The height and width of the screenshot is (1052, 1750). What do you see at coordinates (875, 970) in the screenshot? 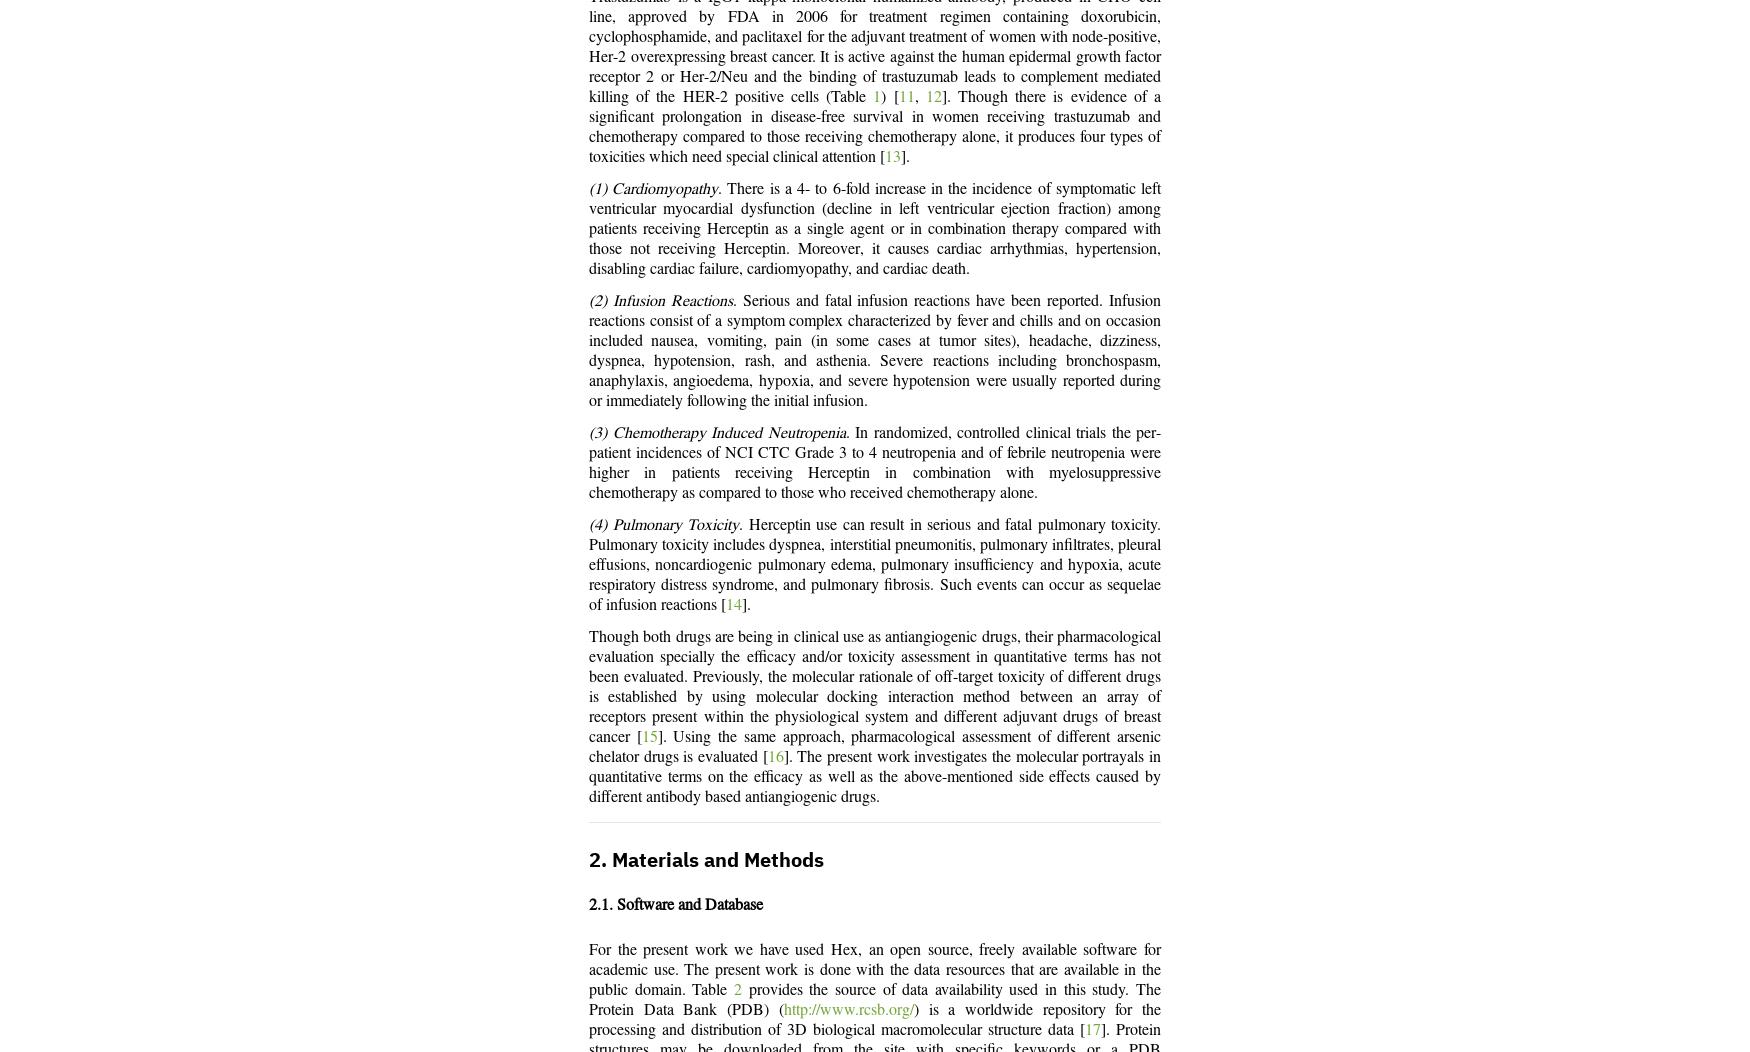
I see `'For the present work we have used Hex, an open source, freely available software for academic use. The present work is done with the data resources that are available in the public domain. Table'` at bounding box center [875, 970].